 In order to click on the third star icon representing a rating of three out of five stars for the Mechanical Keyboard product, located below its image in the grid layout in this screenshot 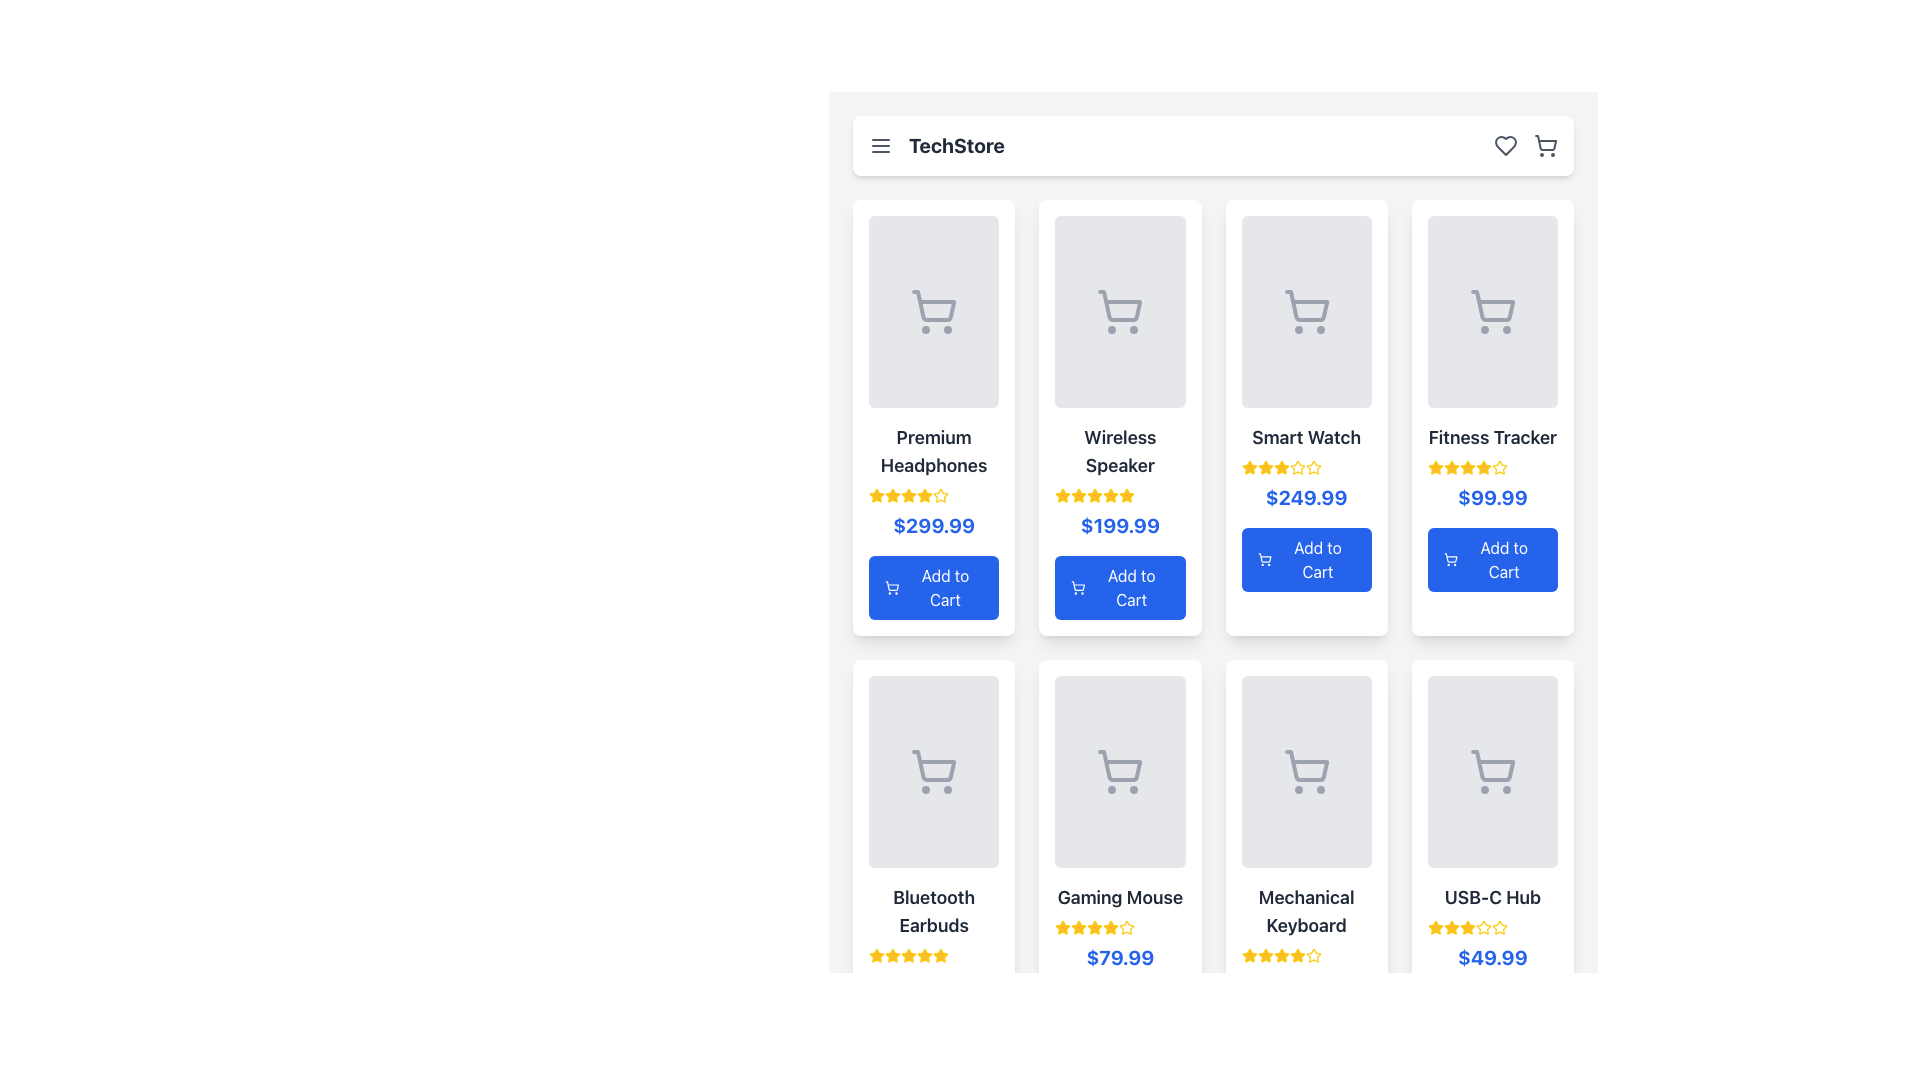, I will do `click(1248, 954)`.